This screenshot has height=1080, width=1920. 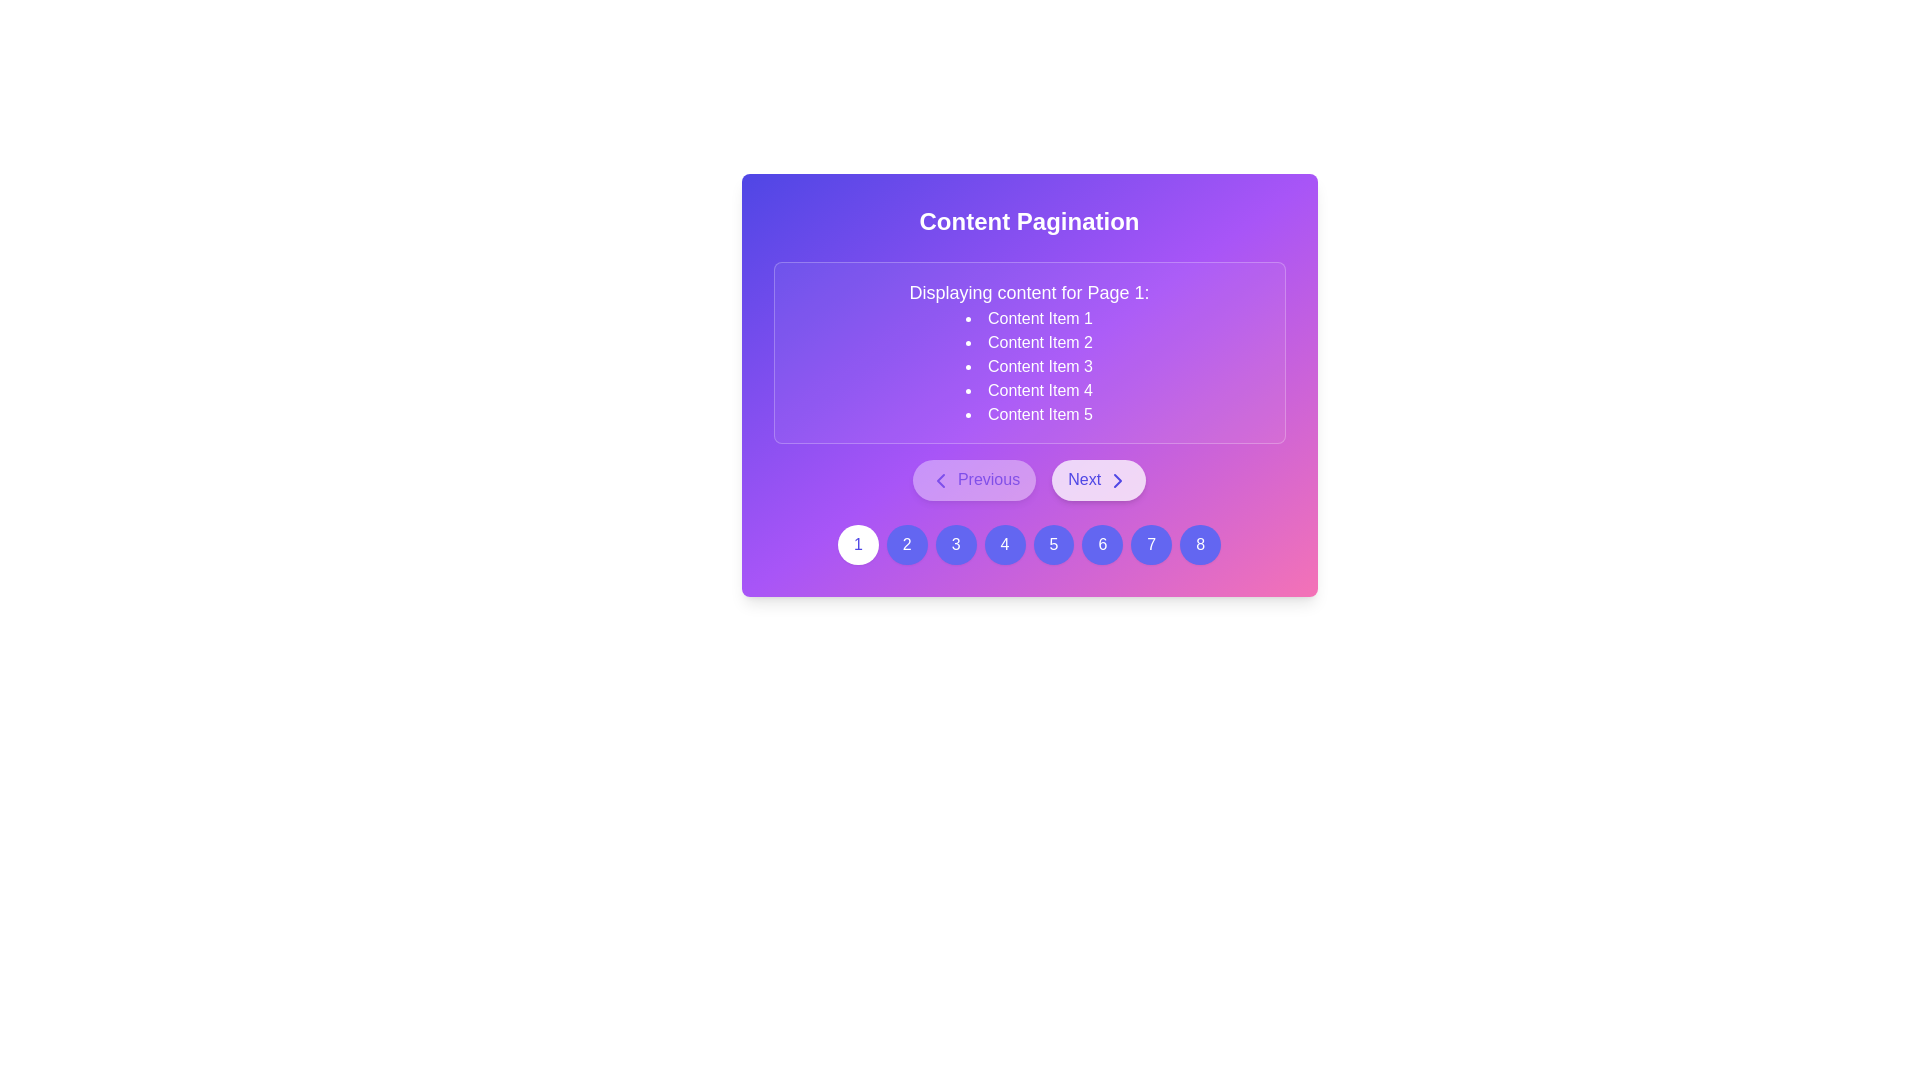 I want to click on the rightmost pagination button labeled '8' at the bottom center of the content card, so click(x=1200, y=543).